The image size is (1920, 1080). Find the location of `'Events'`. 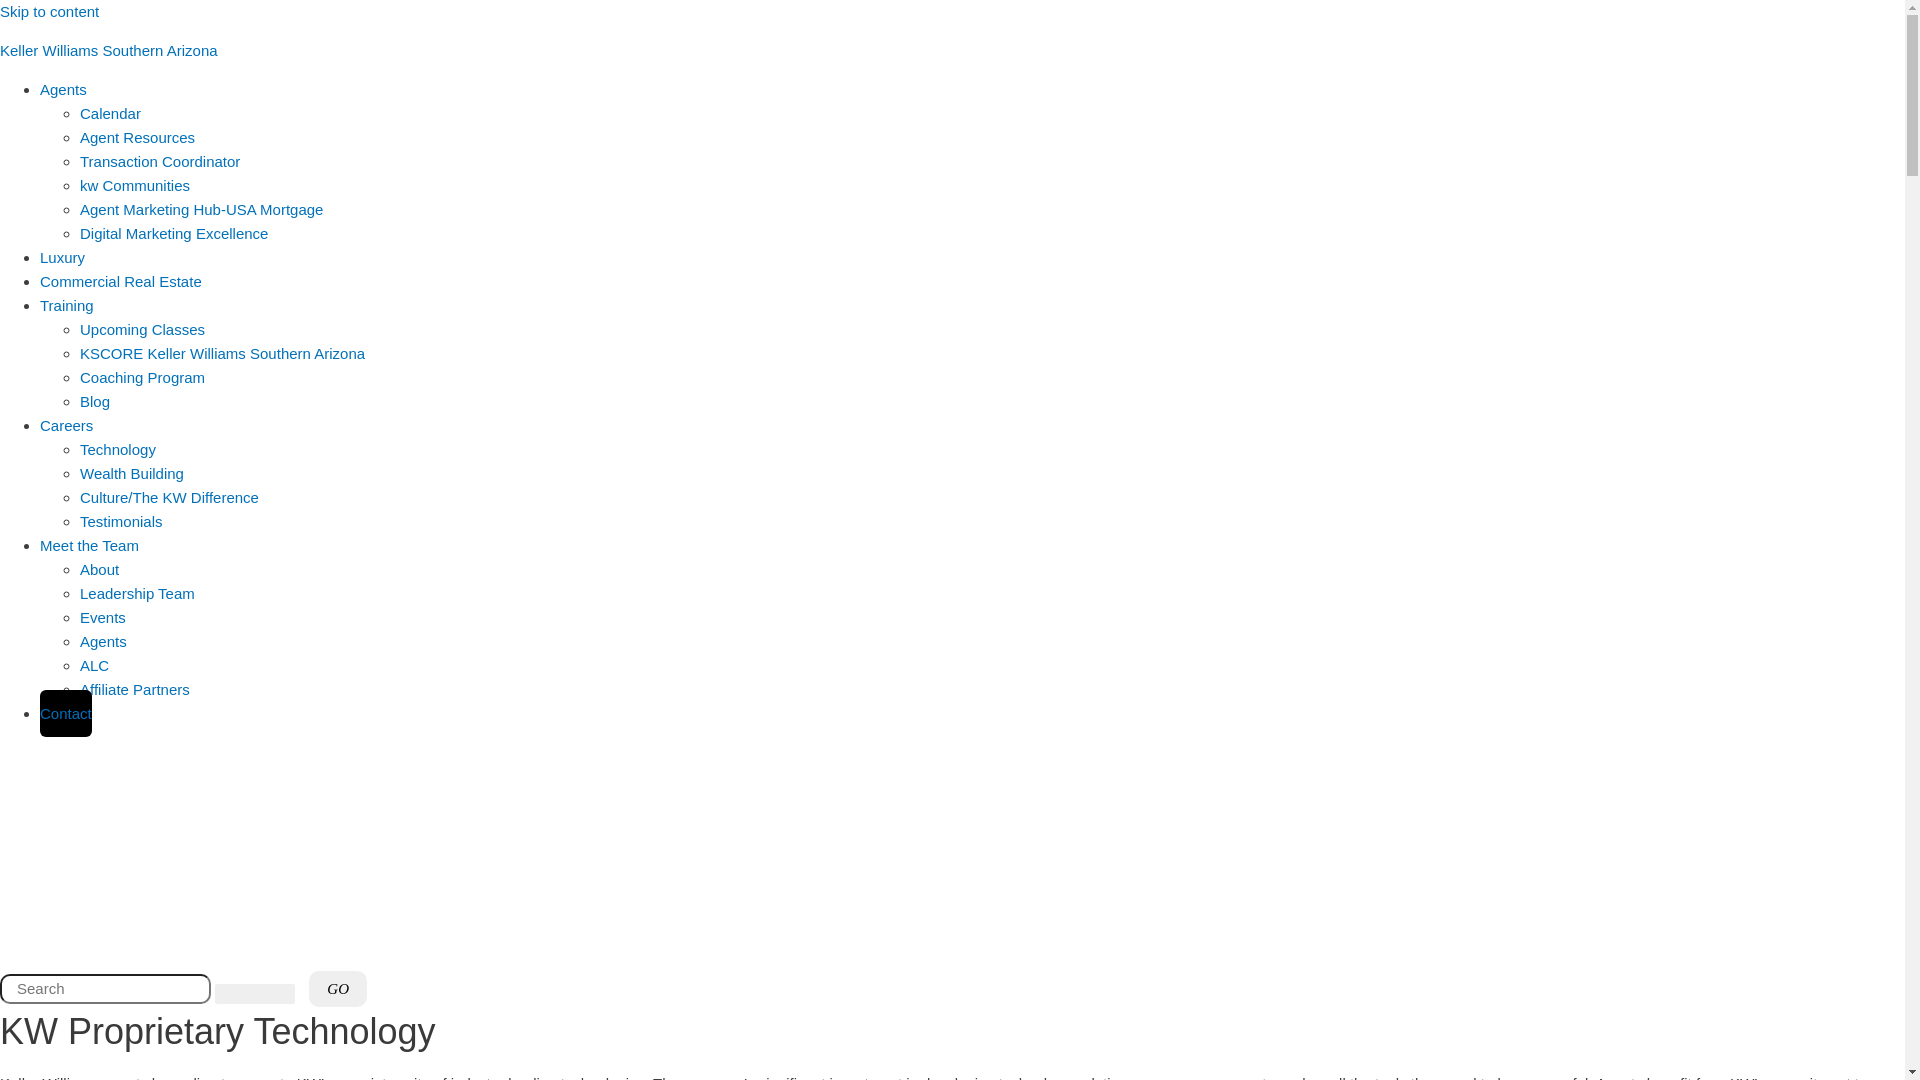

'Events' is located at coordinates (101, 616).